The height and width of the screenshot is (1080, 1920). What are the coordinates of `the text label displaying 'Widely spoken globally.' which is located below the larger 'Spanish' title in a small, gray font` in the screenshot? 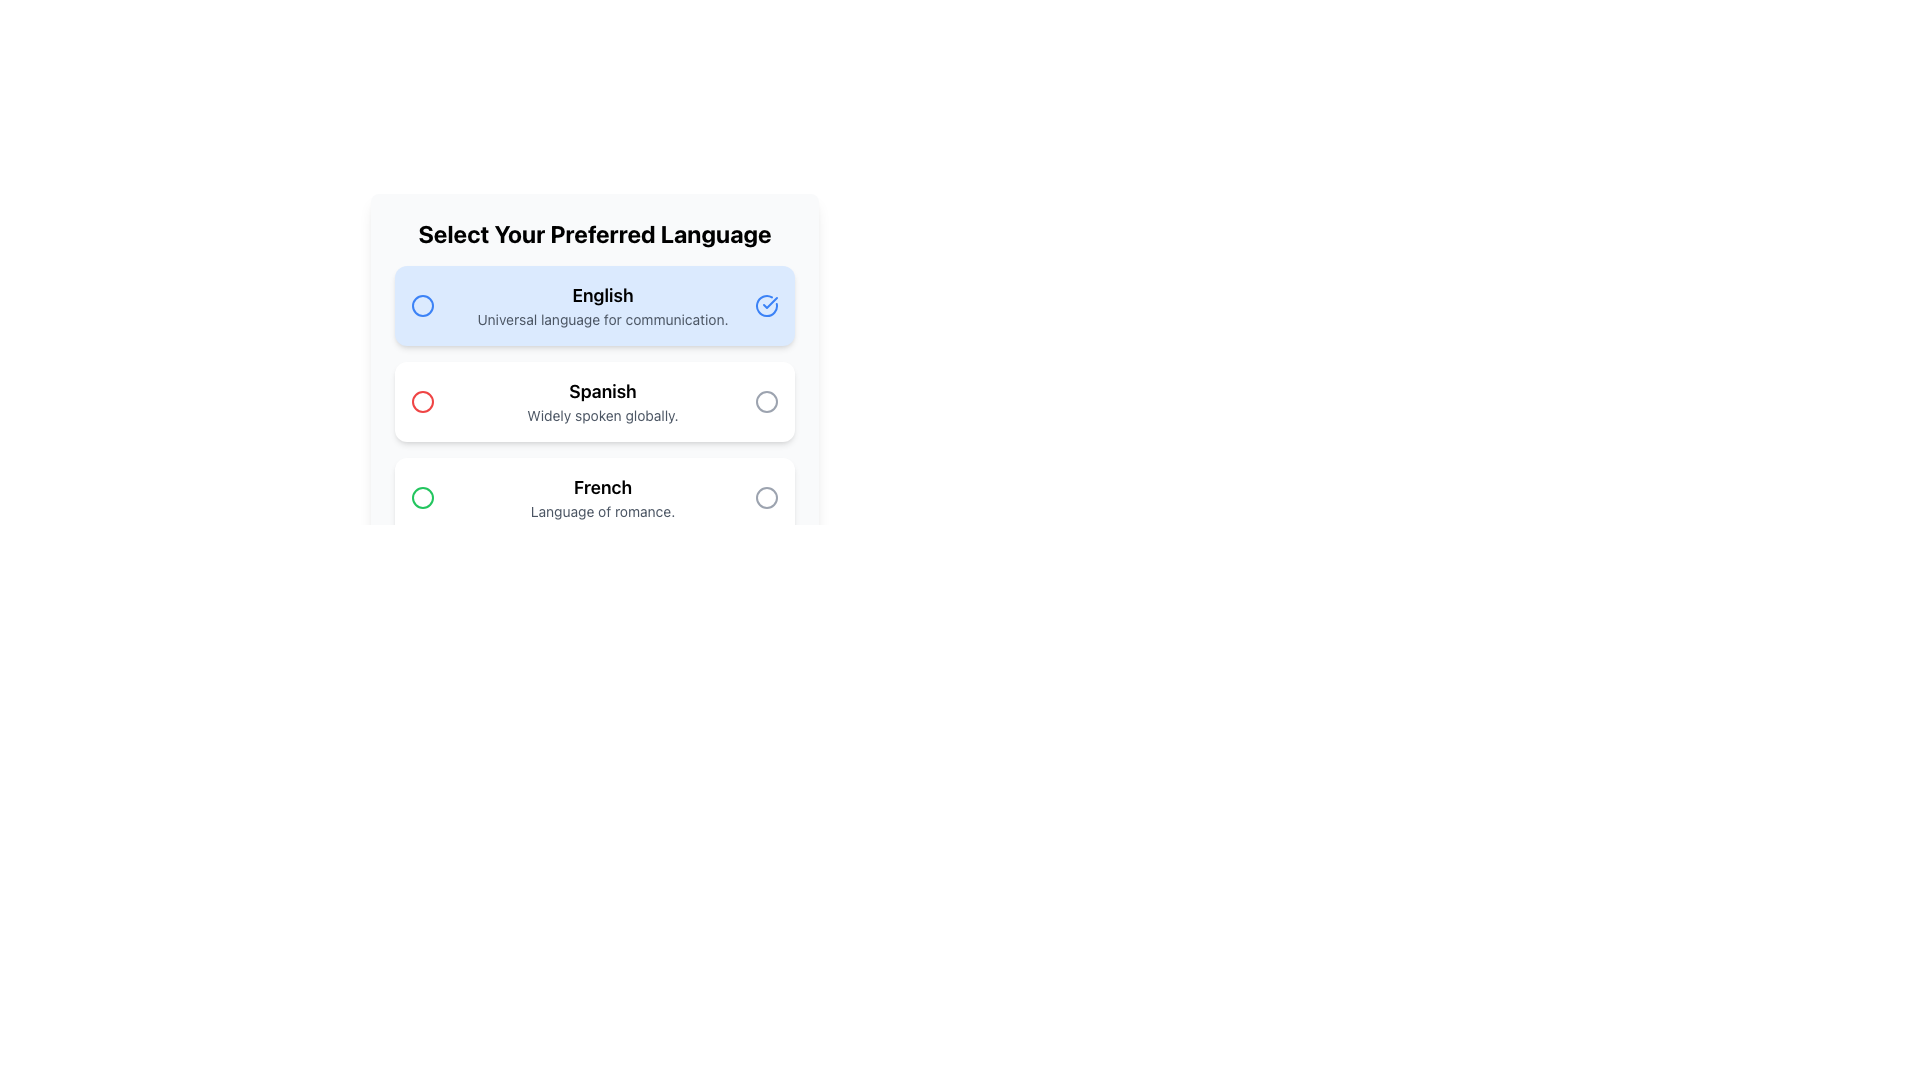 It's located at (602, 415).